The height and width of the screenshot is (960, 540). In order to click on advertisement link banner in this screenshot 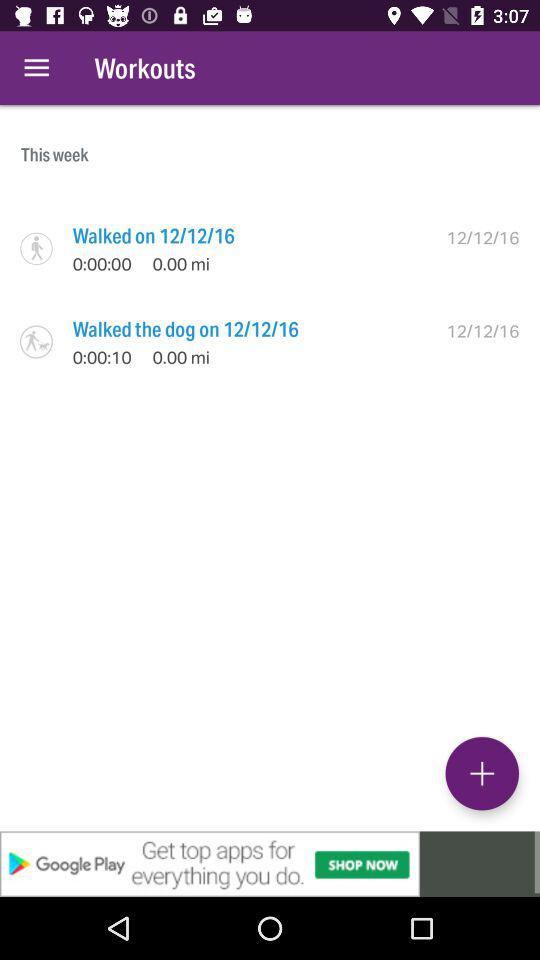, I will do `click(270, 863)`.